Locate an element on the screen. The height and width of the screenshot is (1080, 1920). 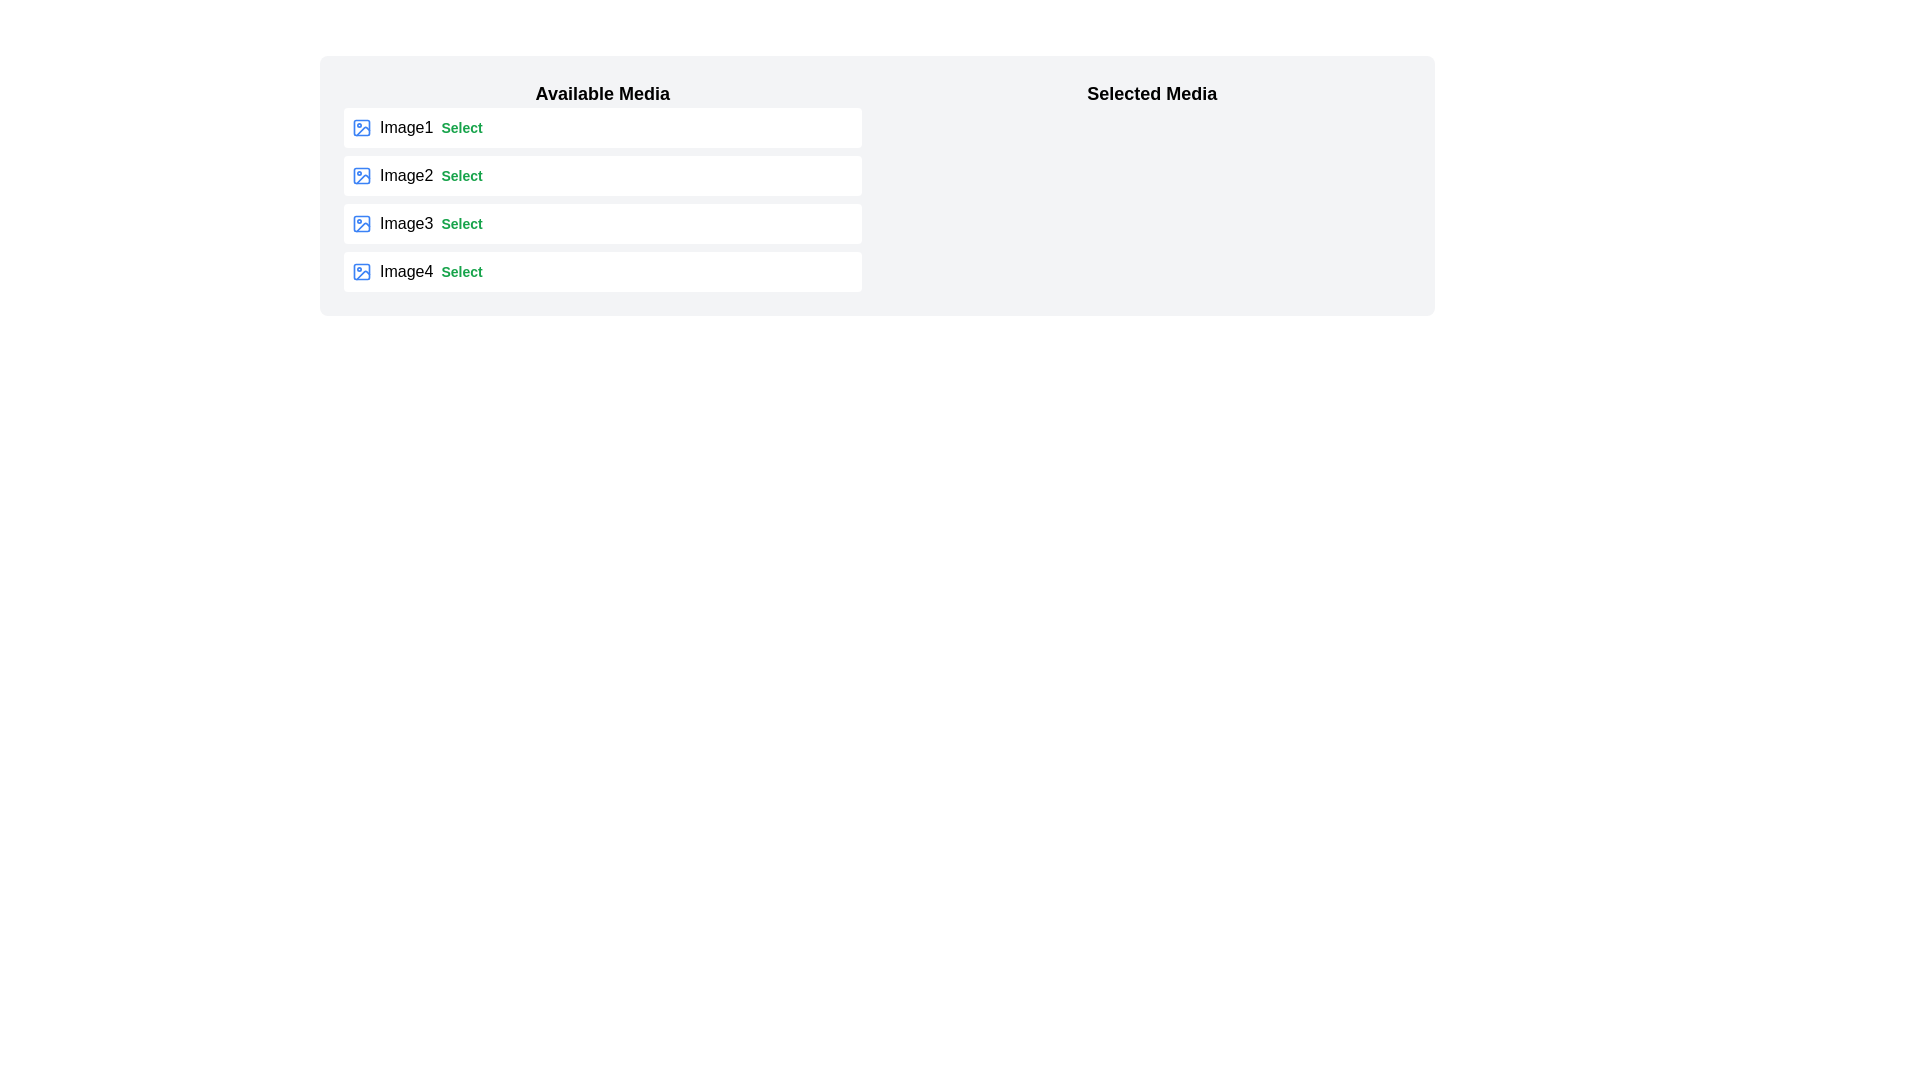
the 'Select' link in the List item labeled 'Image3' is located at coordinates (601, 223).